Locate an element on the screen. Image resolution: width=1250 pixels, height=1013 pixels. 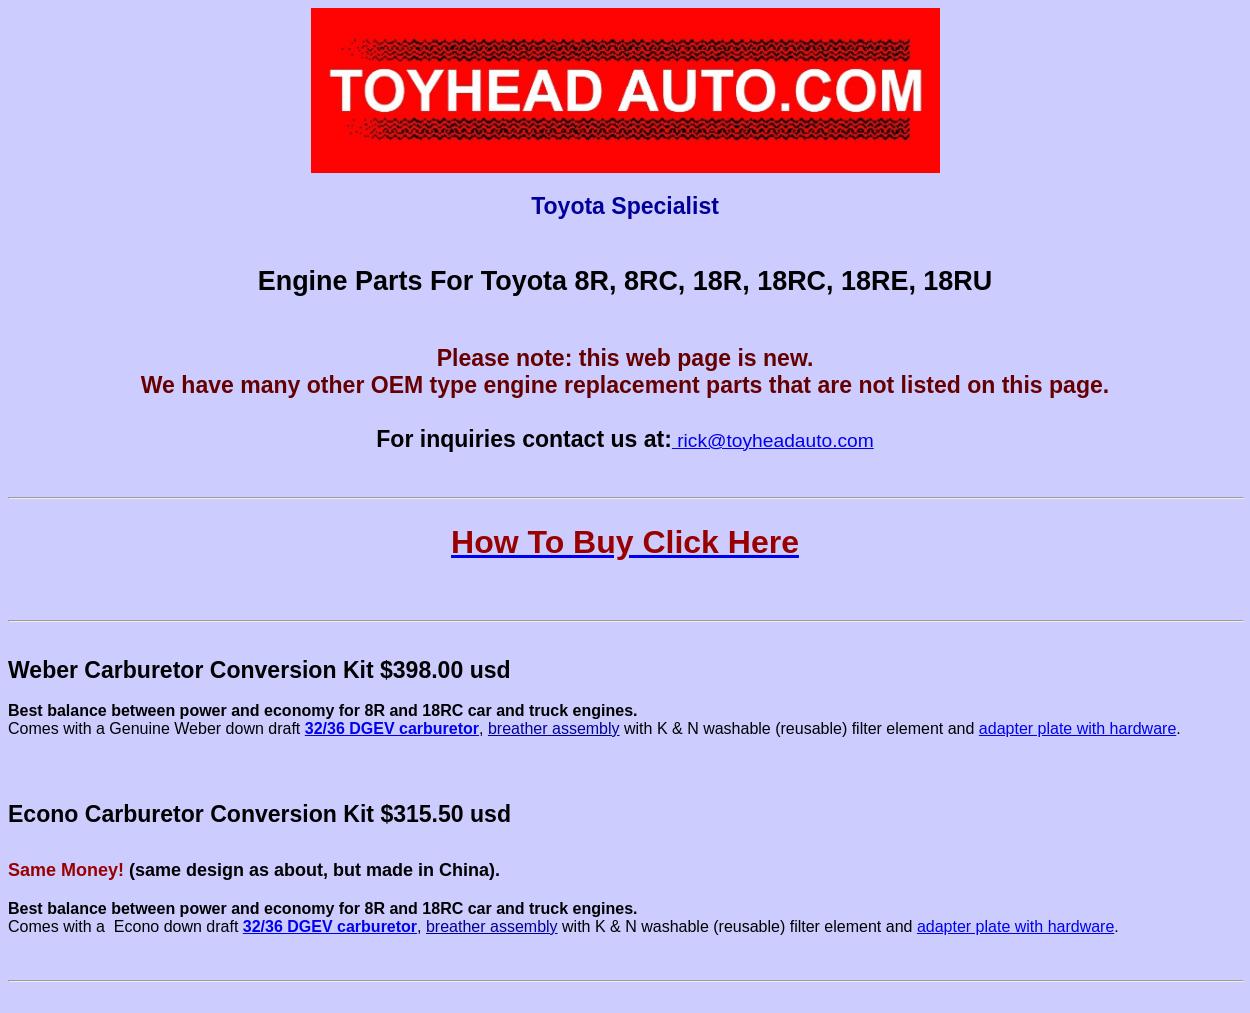
'Parts












                For Toyota 8R, 8RC, 18R, 18RC, 18RE, 18RU' is located at coordinates (673, 278).